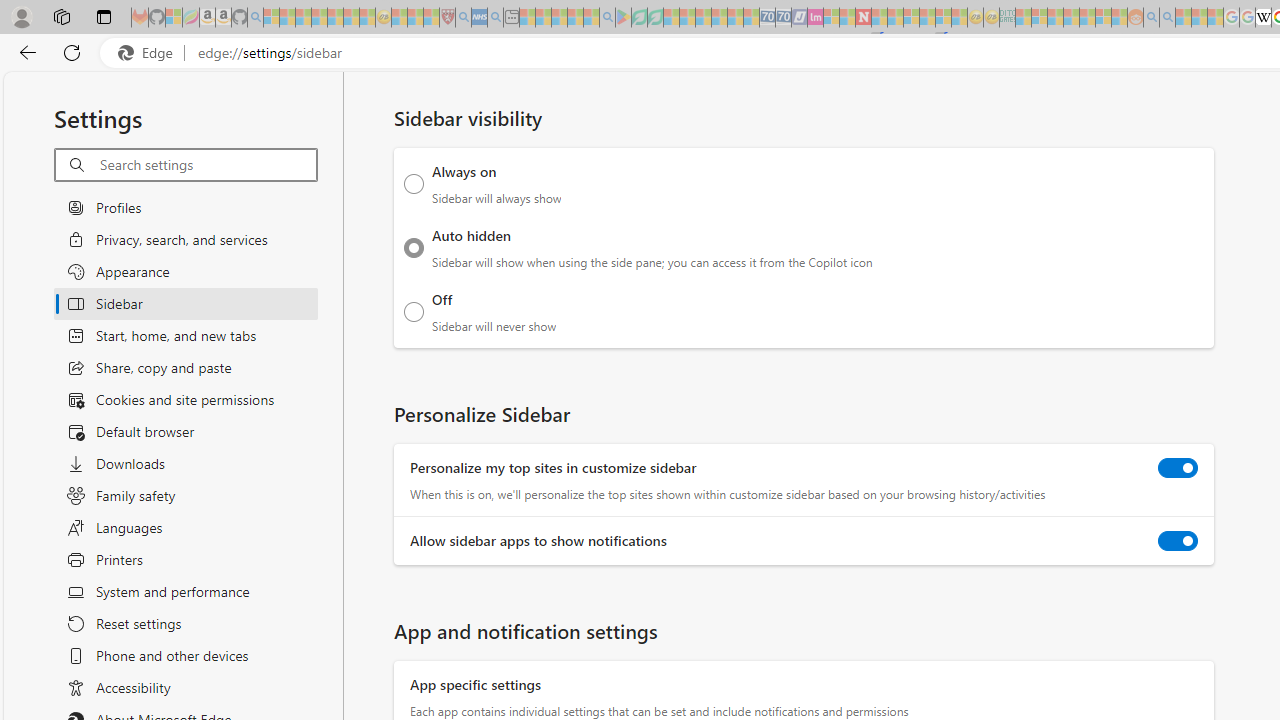 The width and height of the screenshot is (1280, 720). Describe the element at coordinates (1262, 17) in the screenshot. I see `'Target page - Wikipedia'` at that location.